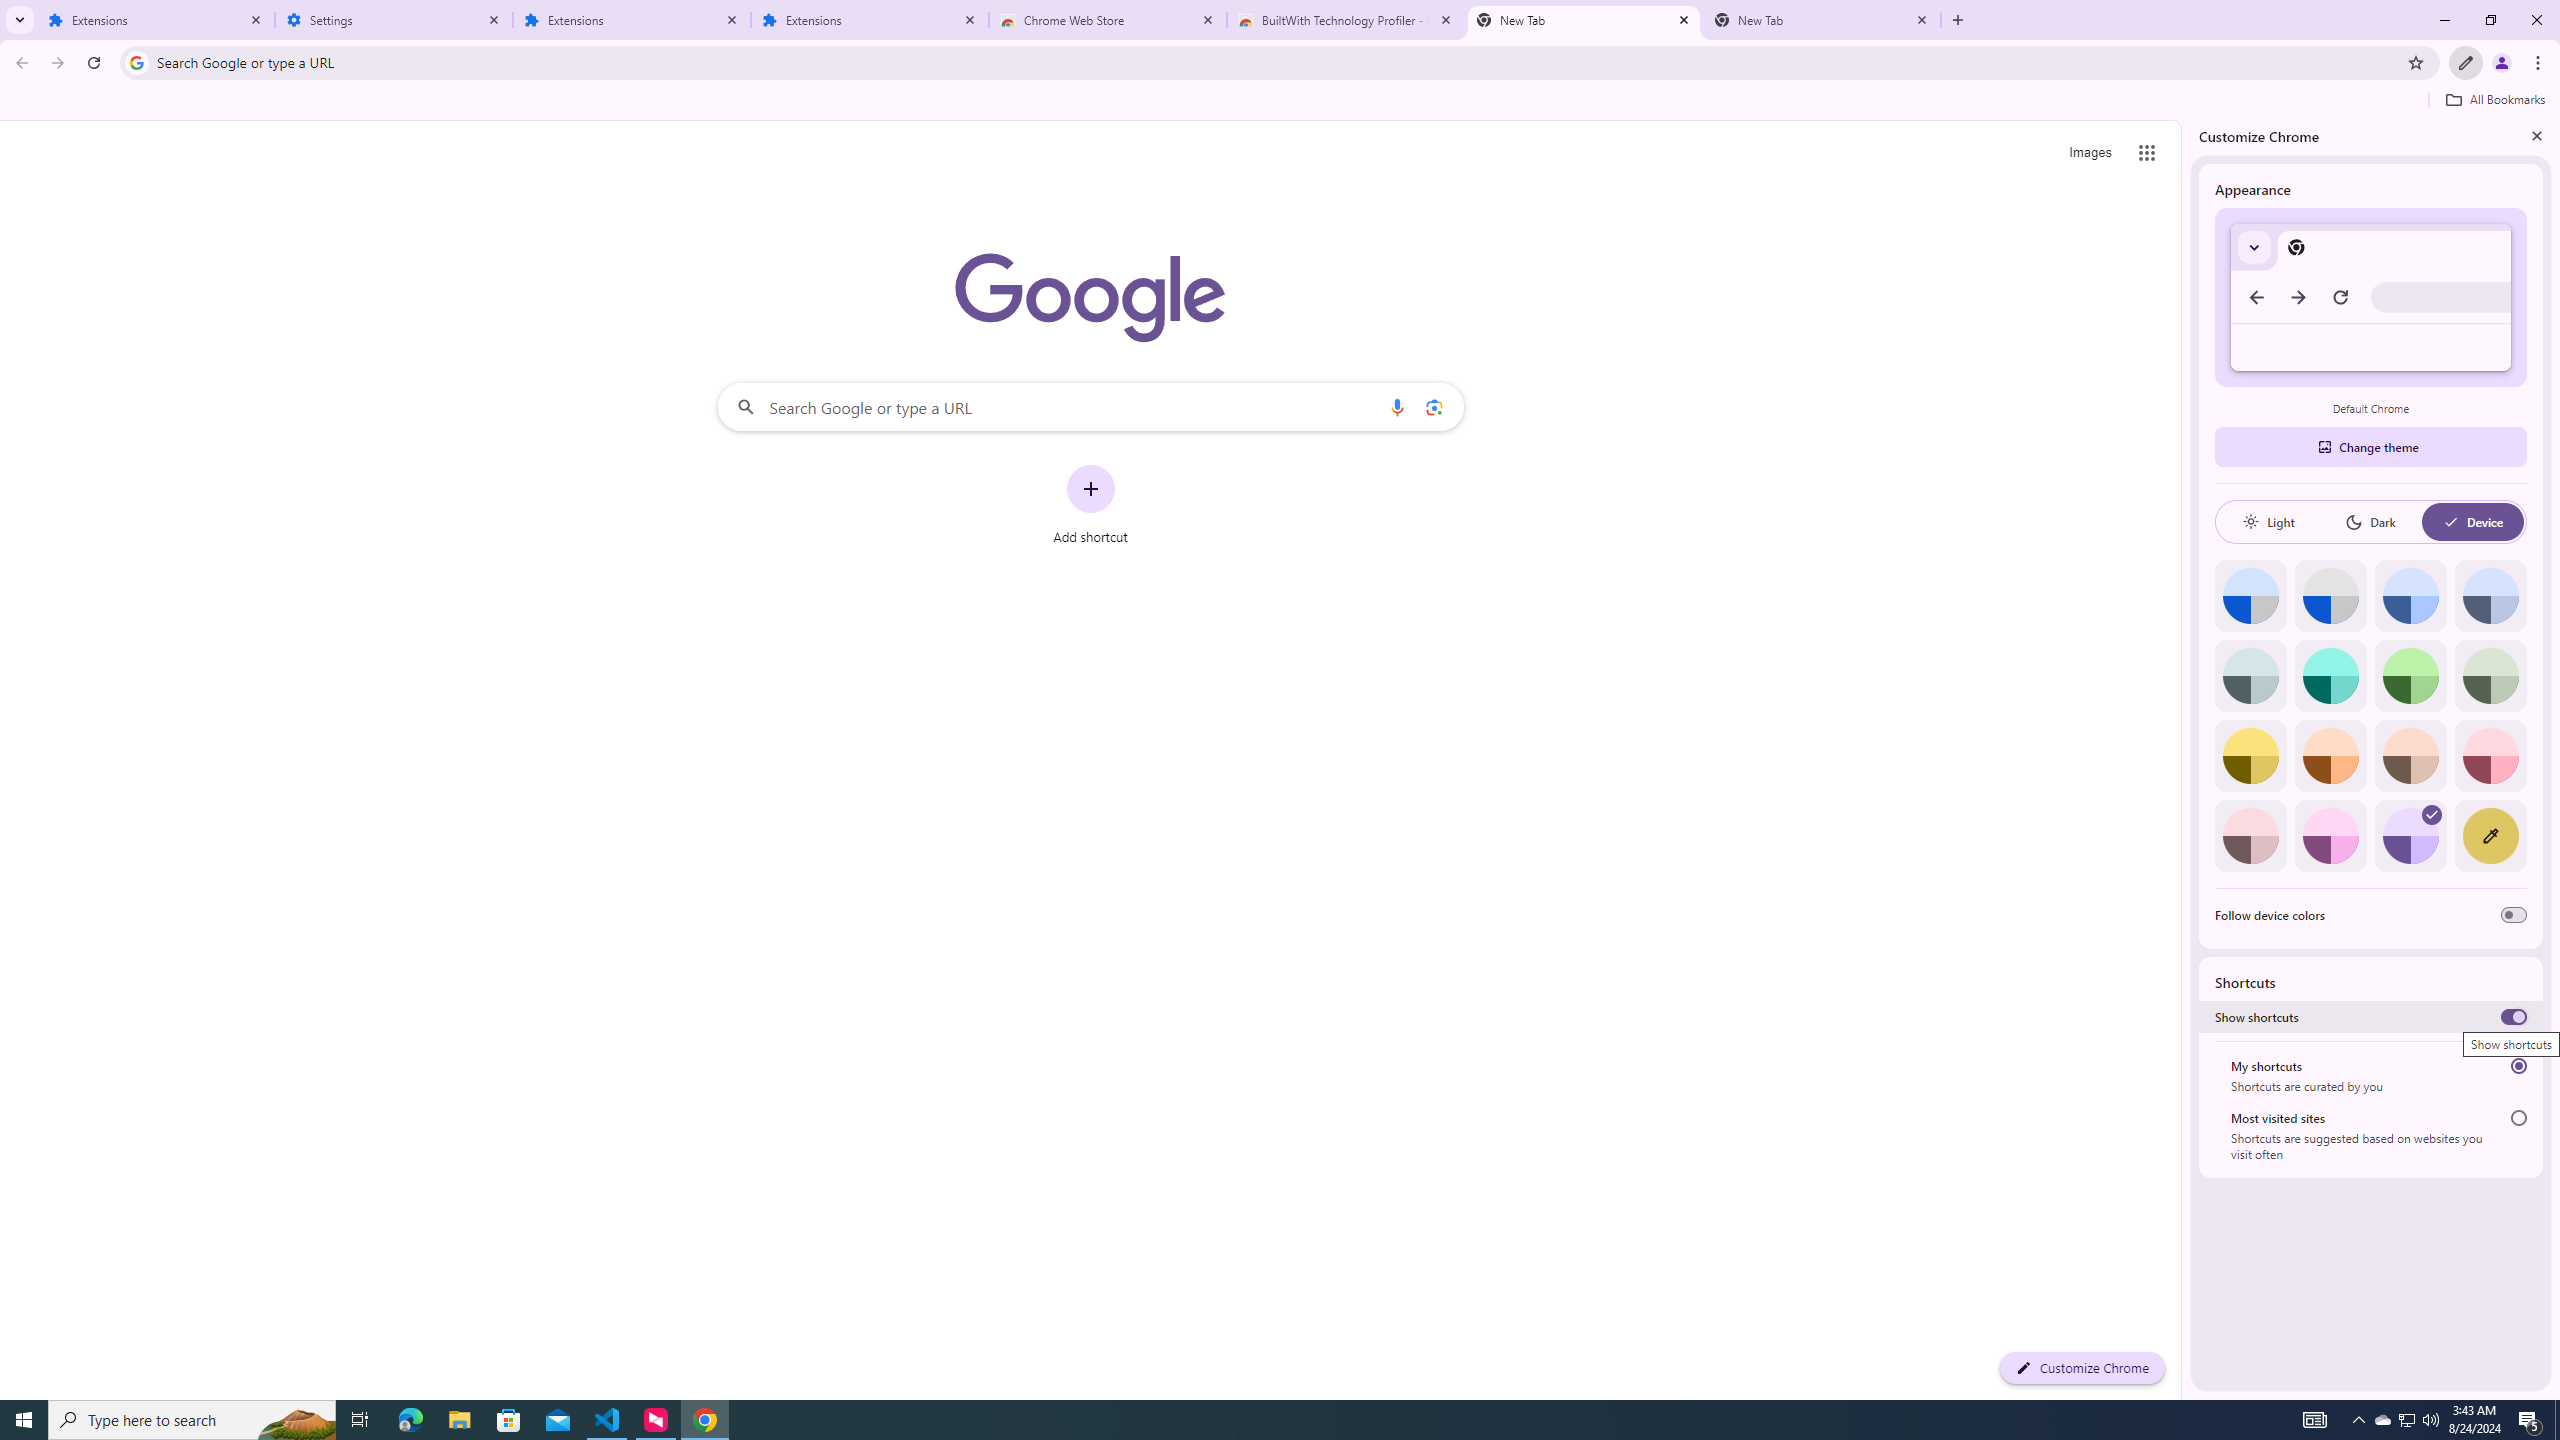 The width and height of the screenshot is (2560, 1440). Describe the element at coordinates (2329, 595) in the screenshot. I see `'Grey default color'` at that location.